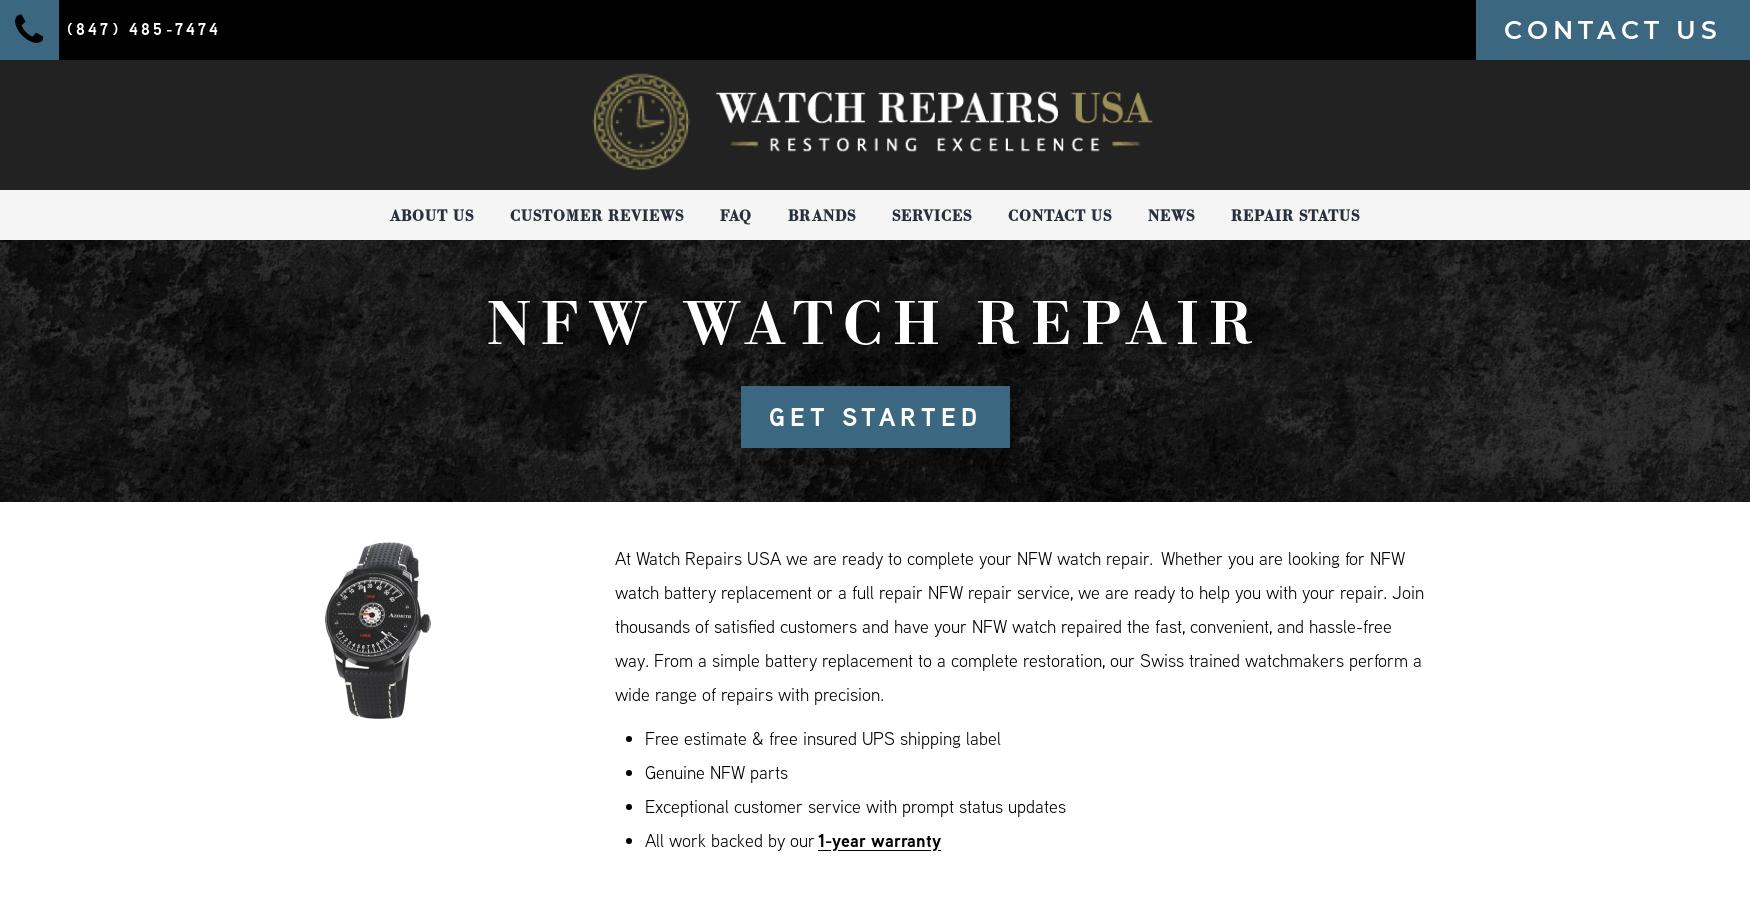 Image resolution: width=1750 pixels, height=906 pixels. Describe the element at coordinates (431, 214) in the screenshot. I see `'About Us'` at that location.